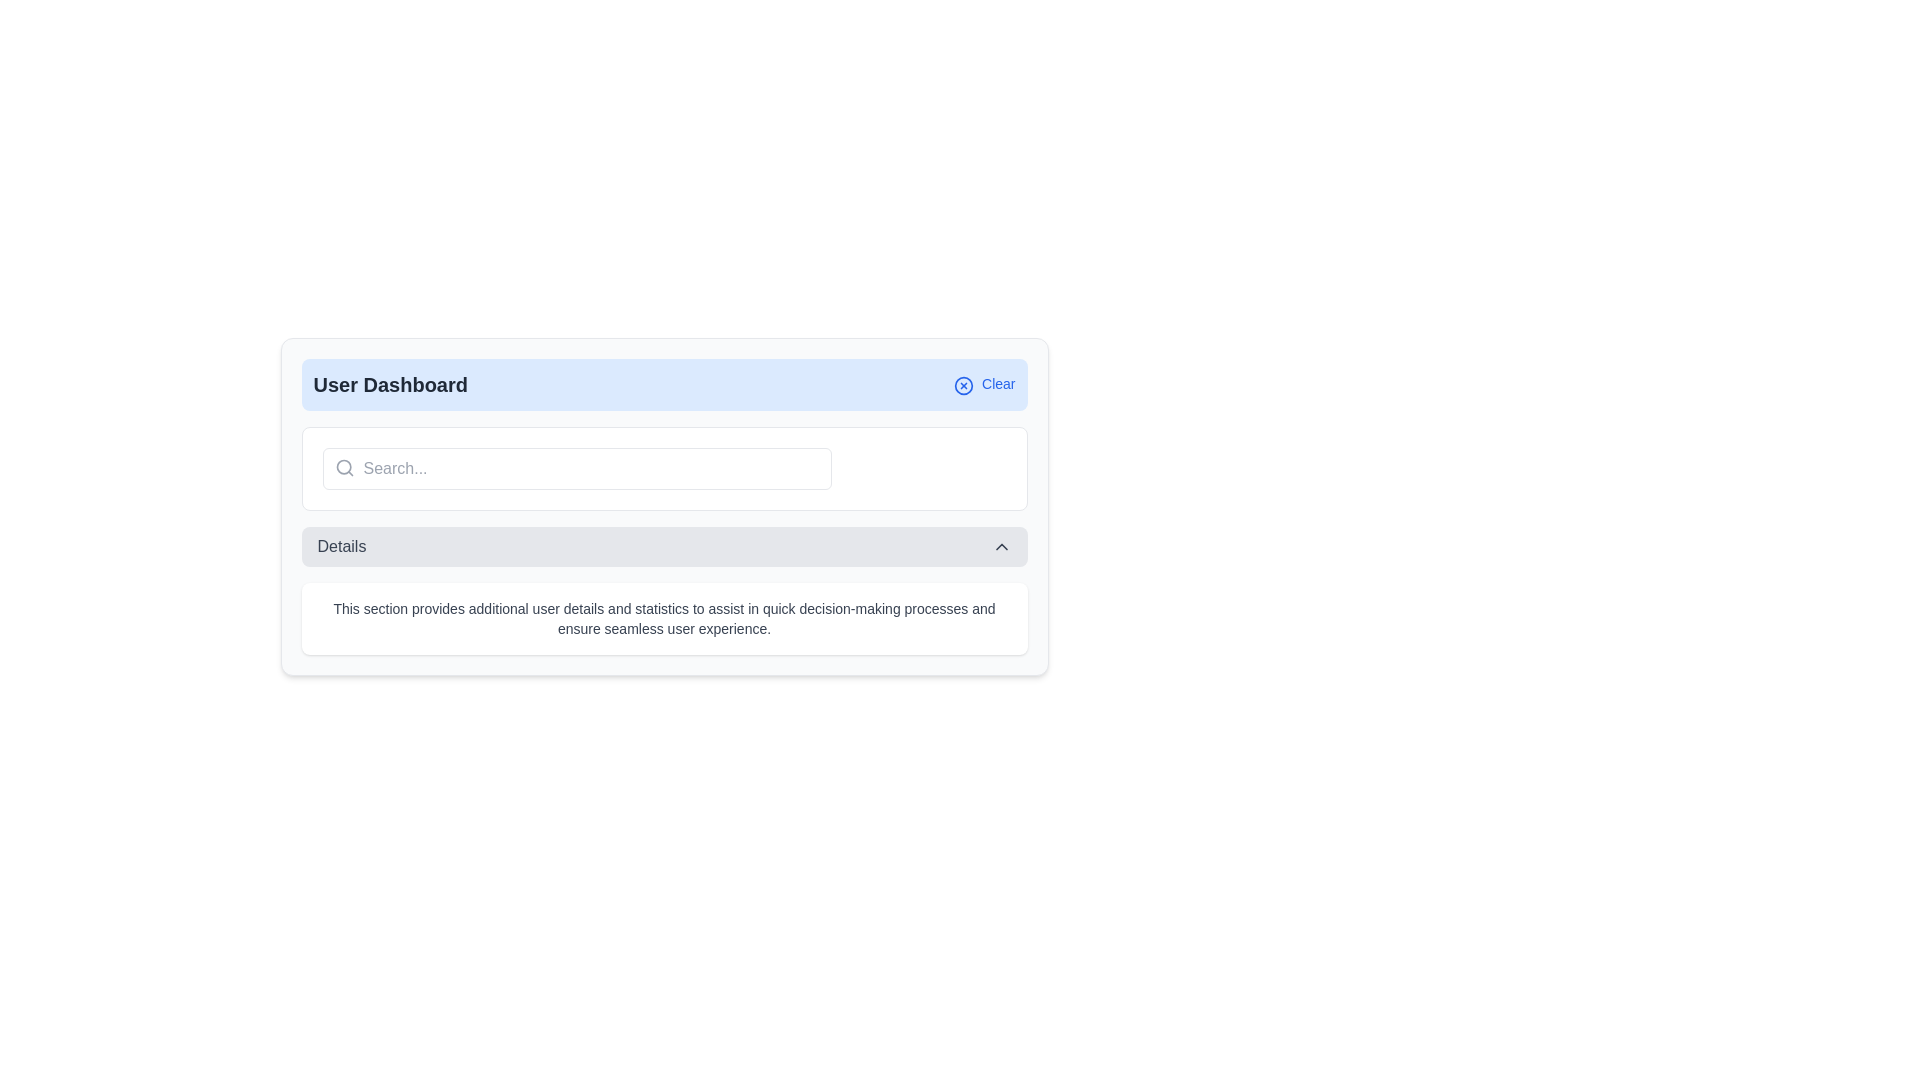 Image resolution: width=1920 pixels, height=1080 pixels. What do you see at coordinates (964, 385) in the screenshot?
I see `the SVG Circle Element that is part of the 'Close' button icon located in the top-right corner of the 'User Dashboard' section` at bounding box center [964, 385].